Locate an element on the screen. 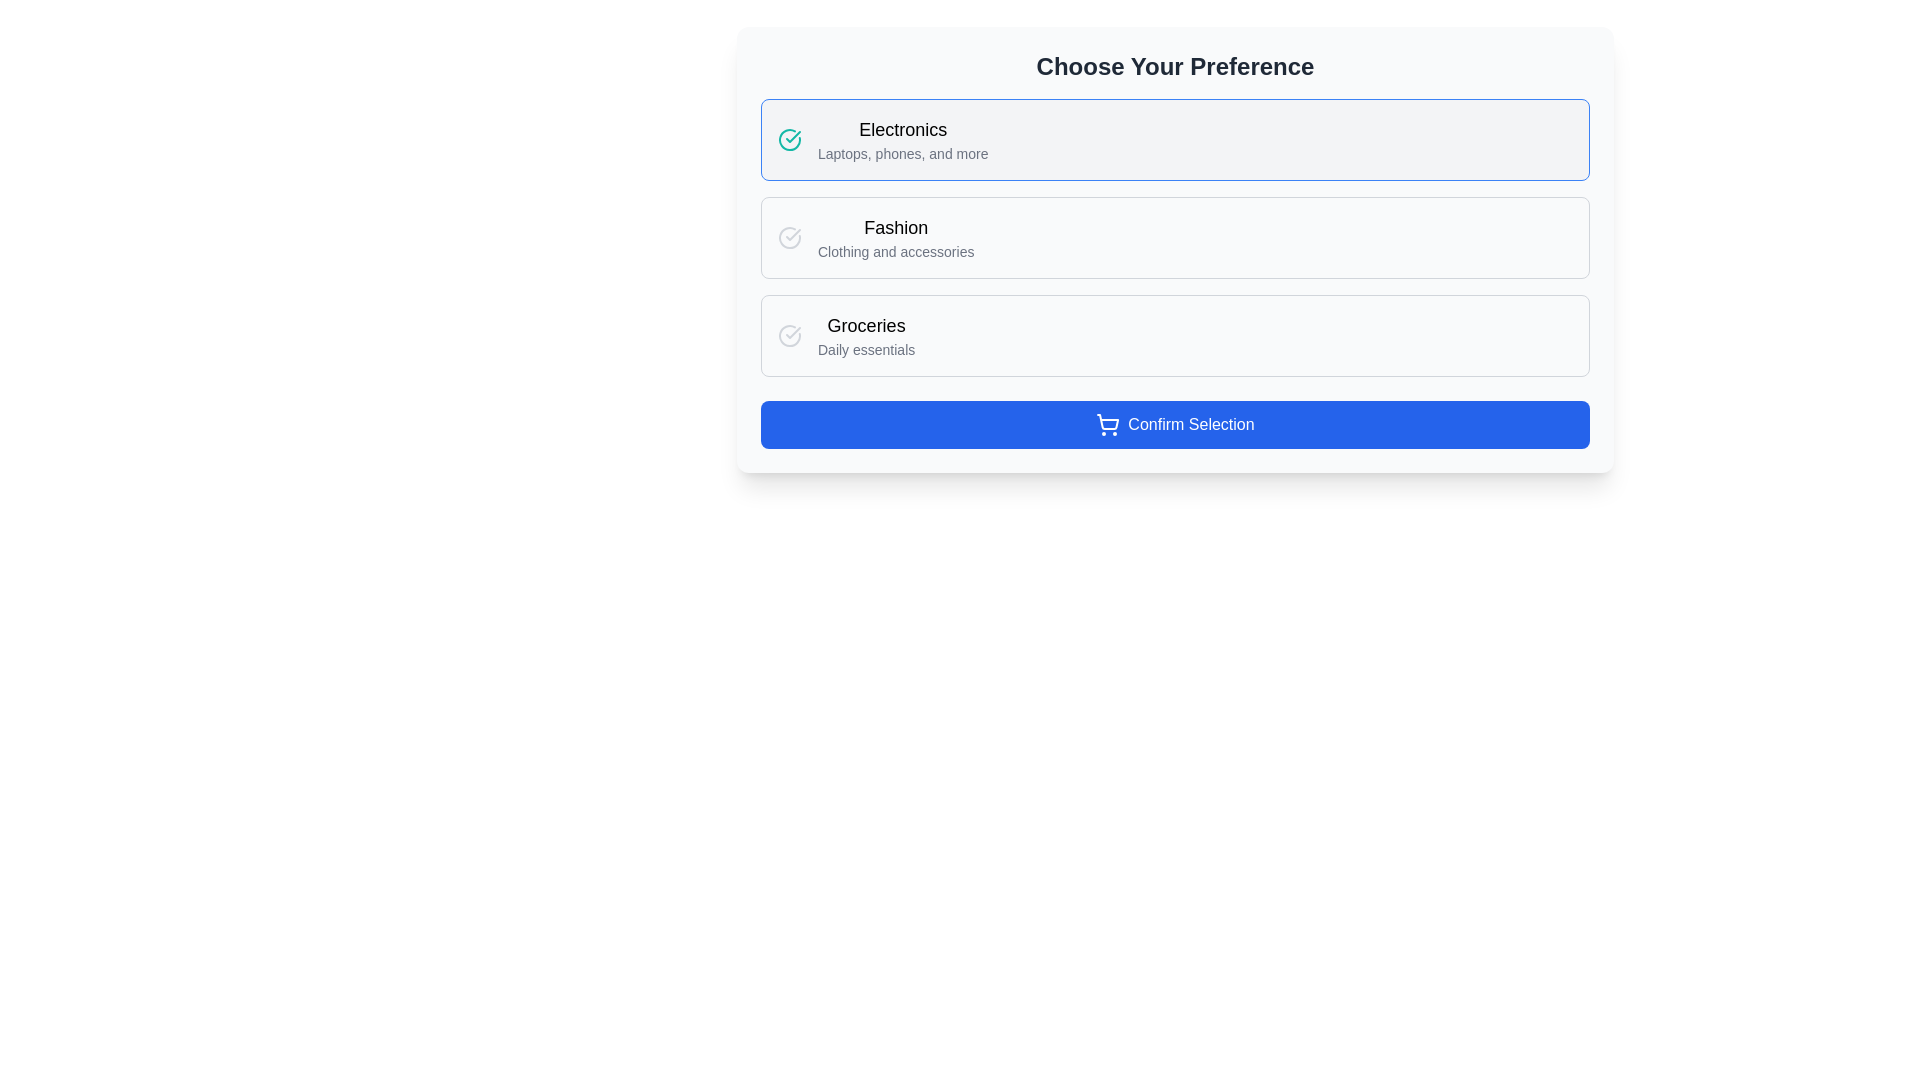 The image size is (1920, 1080). the 'Groceries' option in the 'Choose Your Preference' section is located at coordinates (1175, 334).